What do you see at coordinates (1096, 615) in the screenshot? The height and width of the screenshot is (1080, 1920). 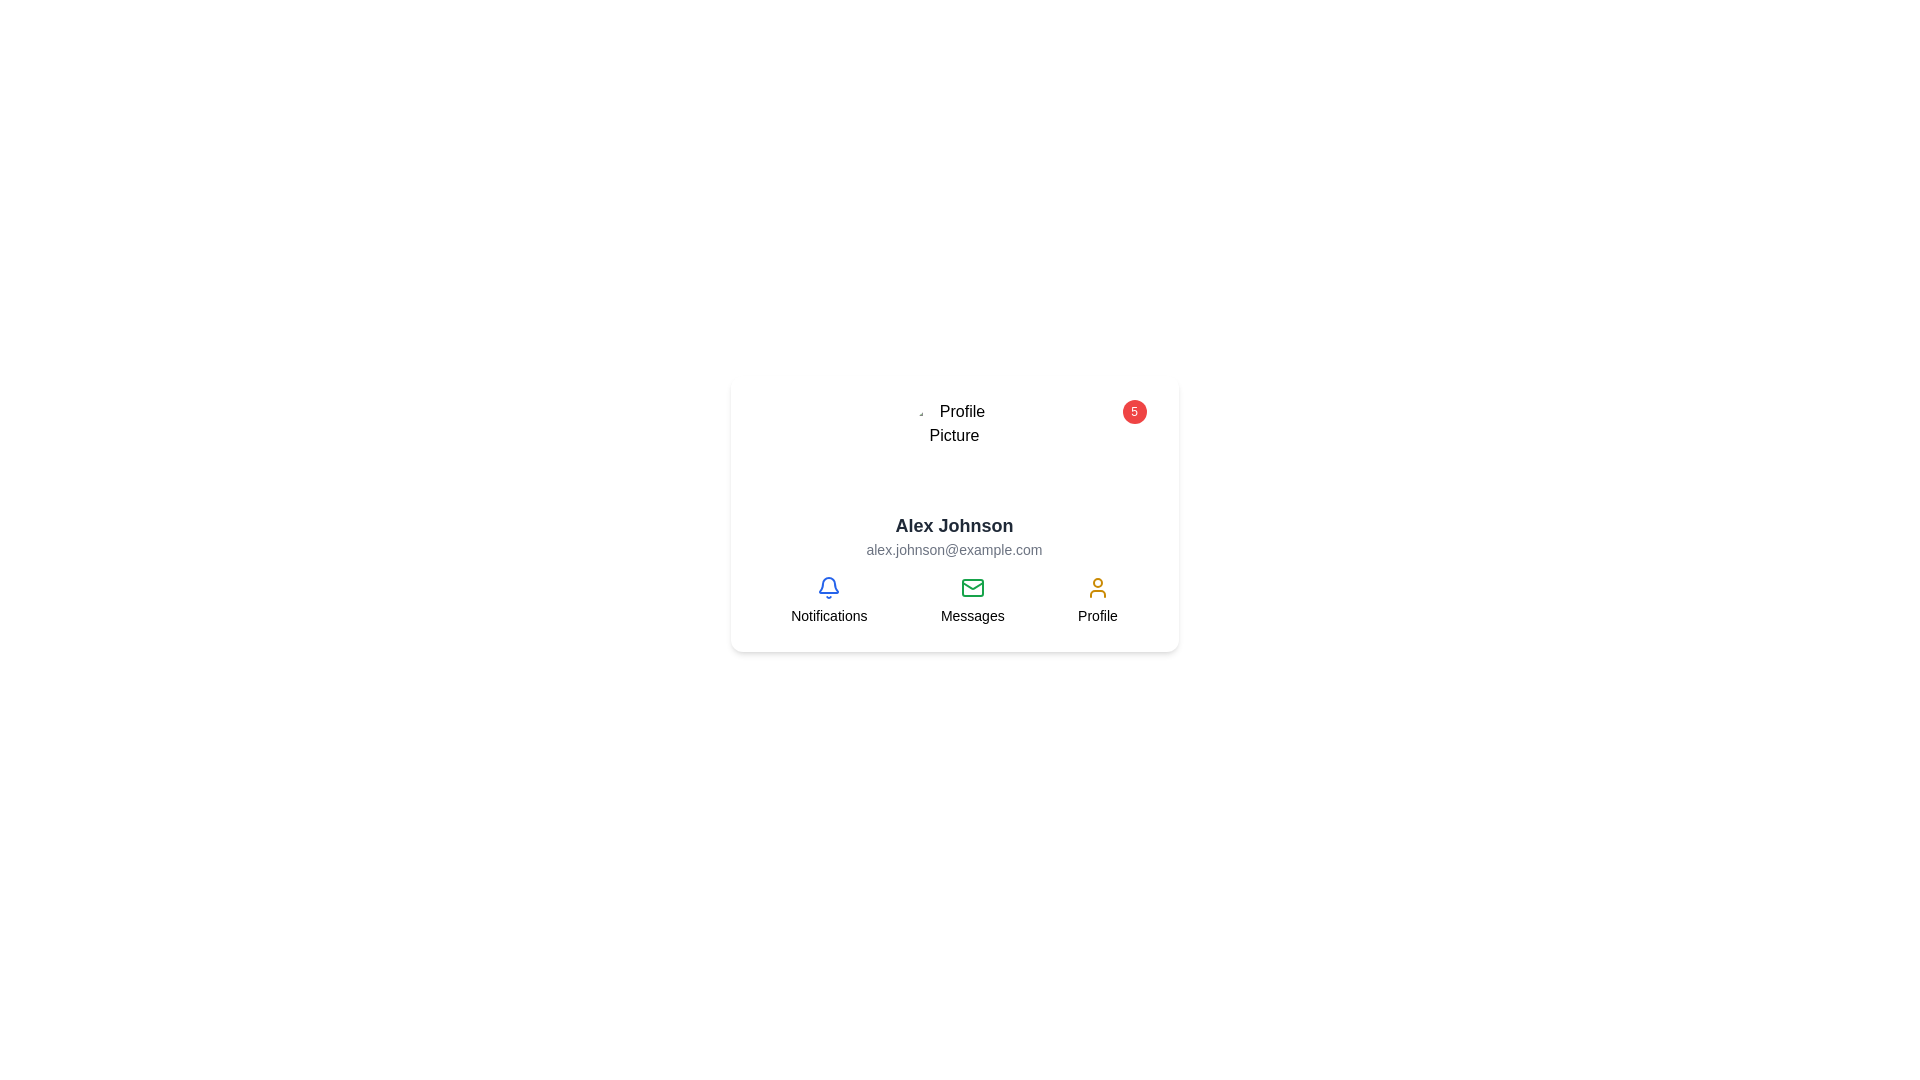 I see `text label displaying 'Profile' located under the user silhouette icon in the bottom right of the card layout` at bounding box center [1096, 615].